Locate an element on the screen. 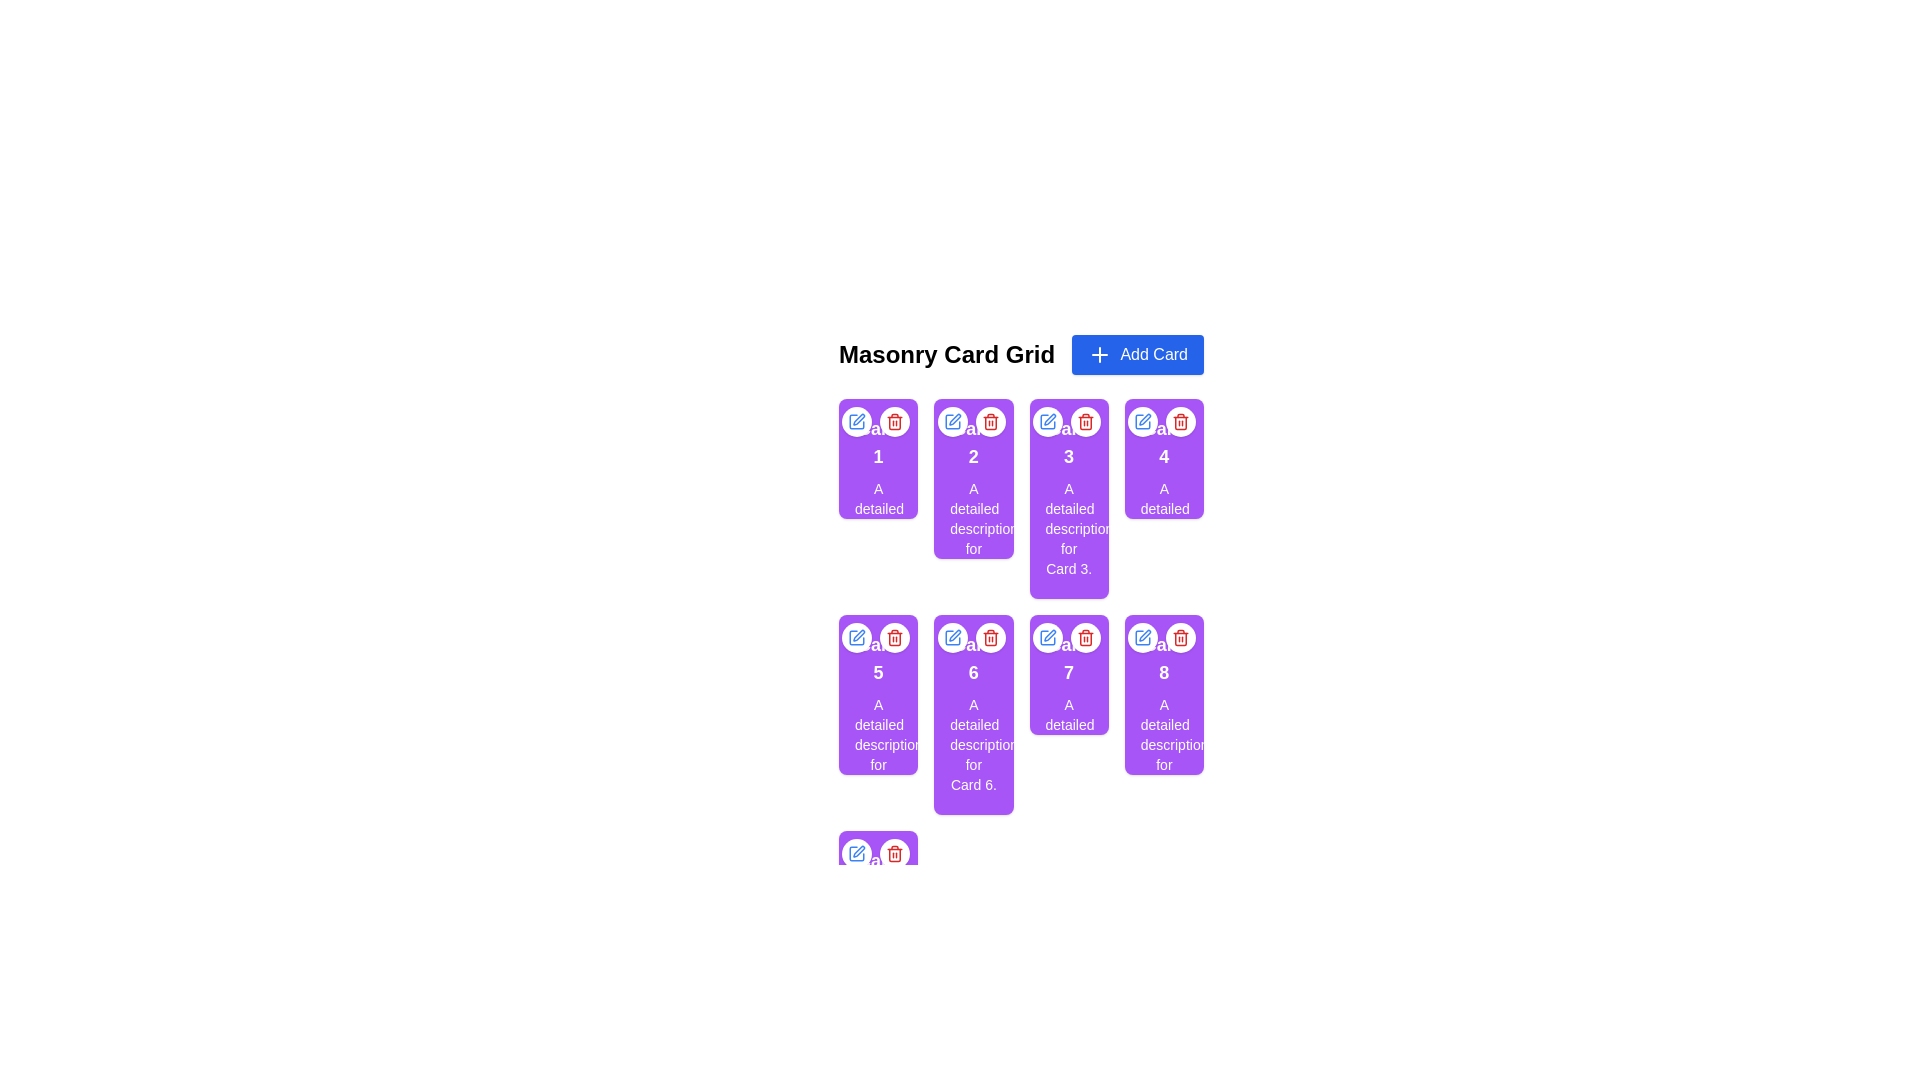  the delete button located in the top-right corner of card labeled '2' is located at coordinates (990, 420).